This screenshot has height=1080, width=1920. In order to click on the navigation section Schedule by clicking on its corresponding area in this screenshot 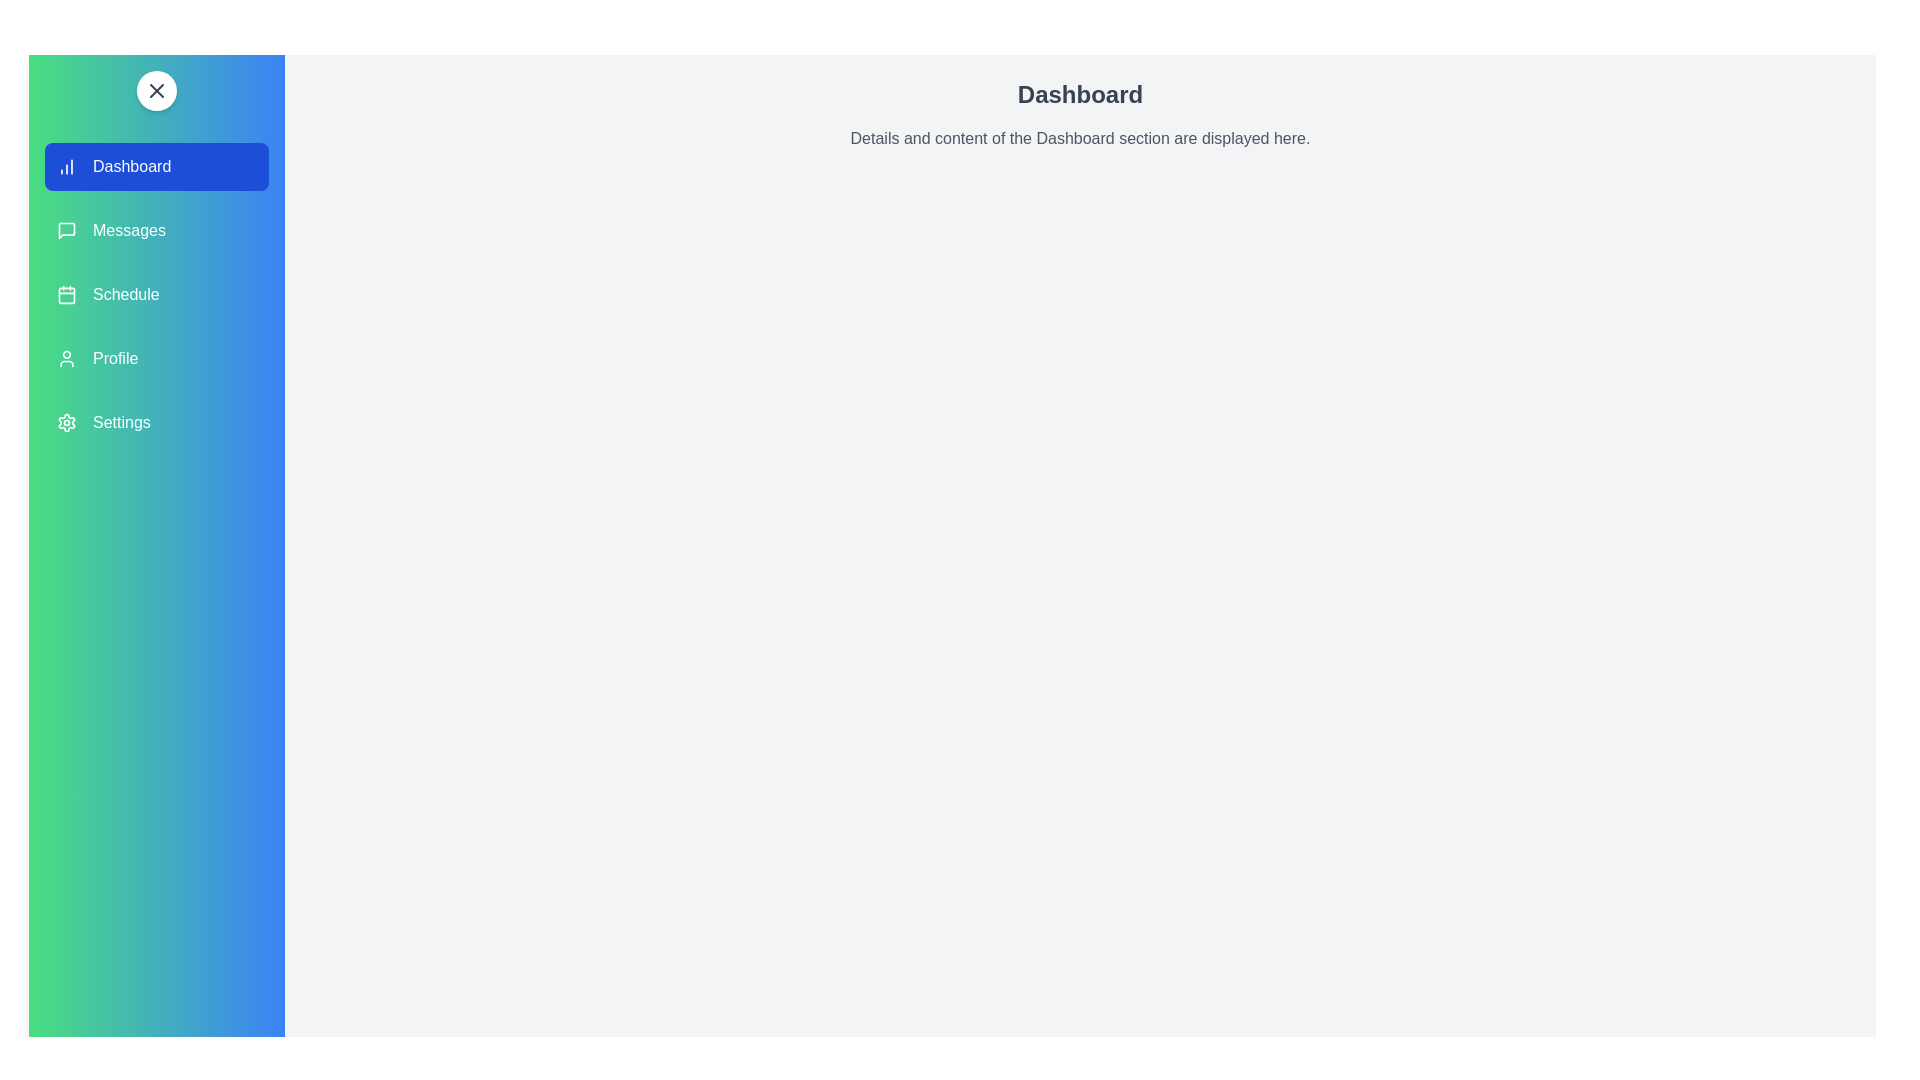, I will do `click(156, 294)`.